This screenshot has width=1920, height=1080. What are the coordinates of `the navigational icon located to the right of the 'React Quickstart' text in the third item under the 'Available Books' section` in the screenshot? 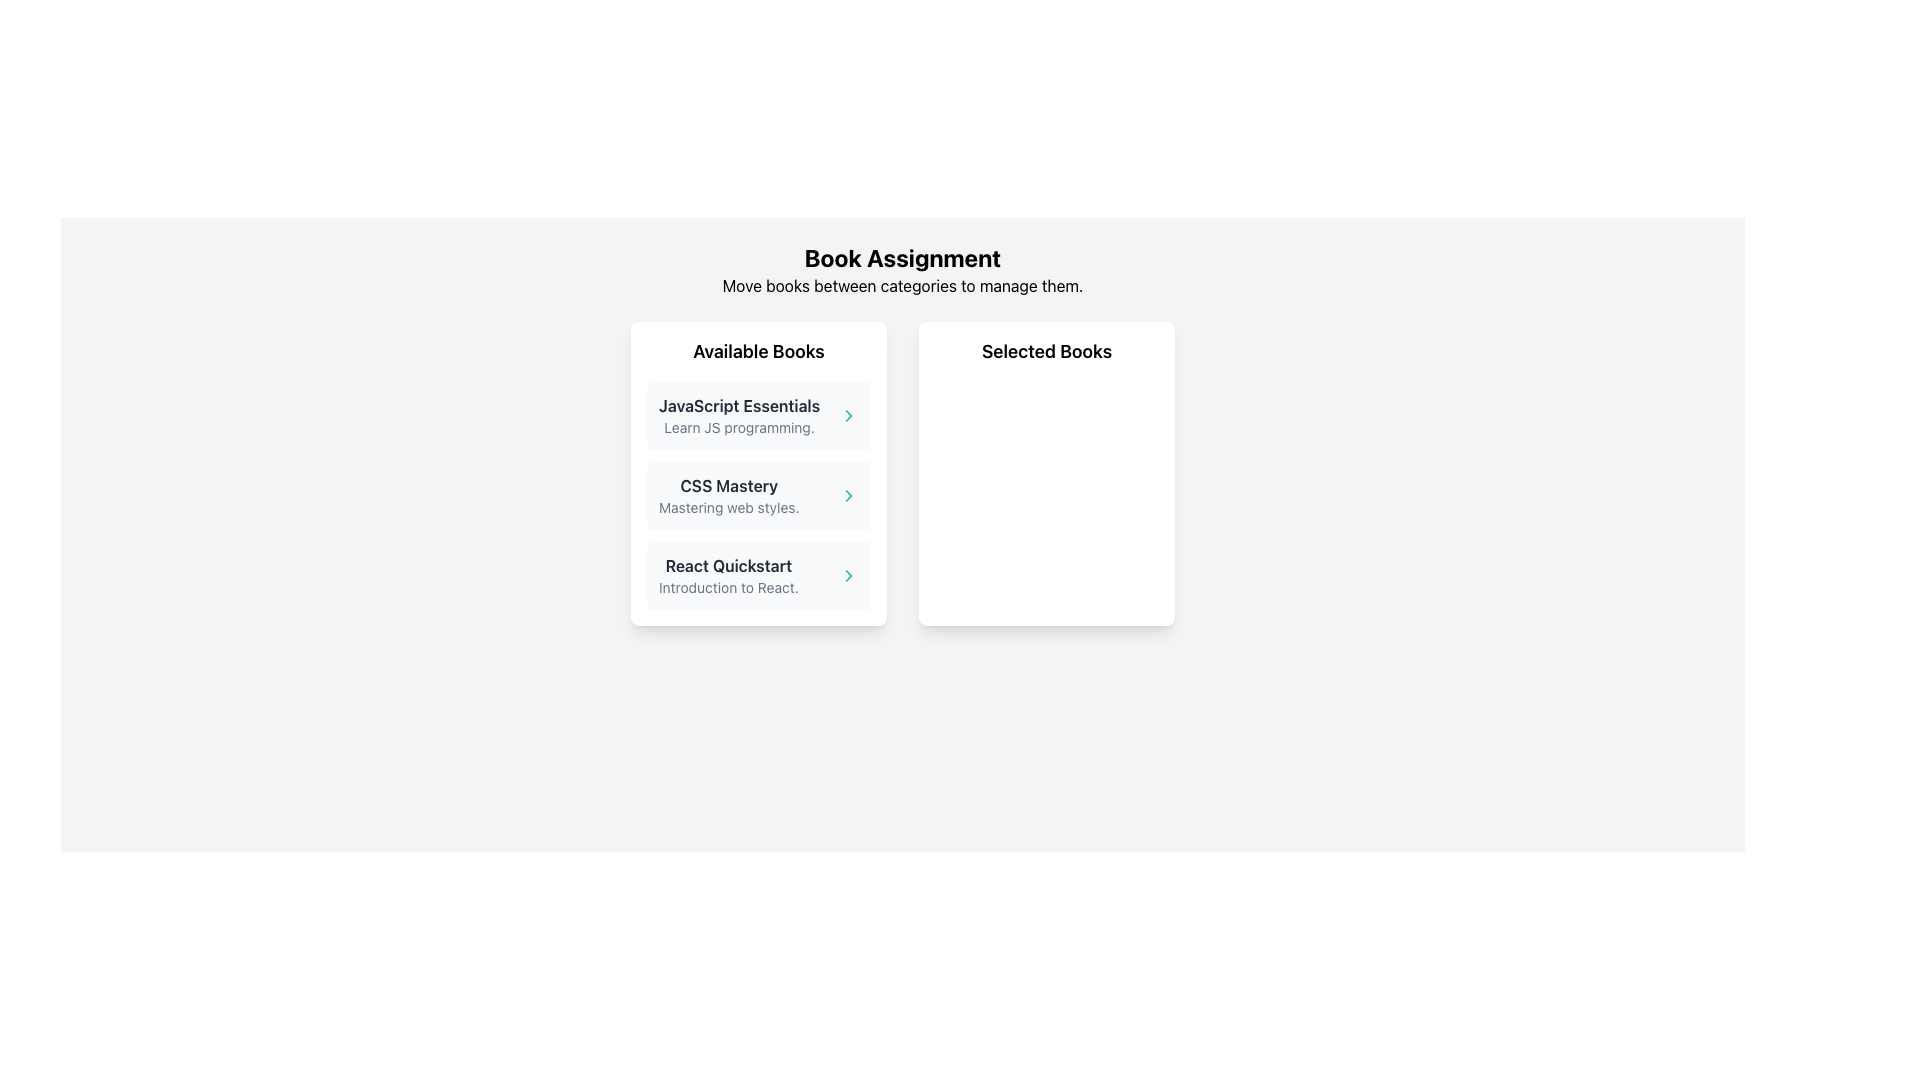 It's located at (849, 575).